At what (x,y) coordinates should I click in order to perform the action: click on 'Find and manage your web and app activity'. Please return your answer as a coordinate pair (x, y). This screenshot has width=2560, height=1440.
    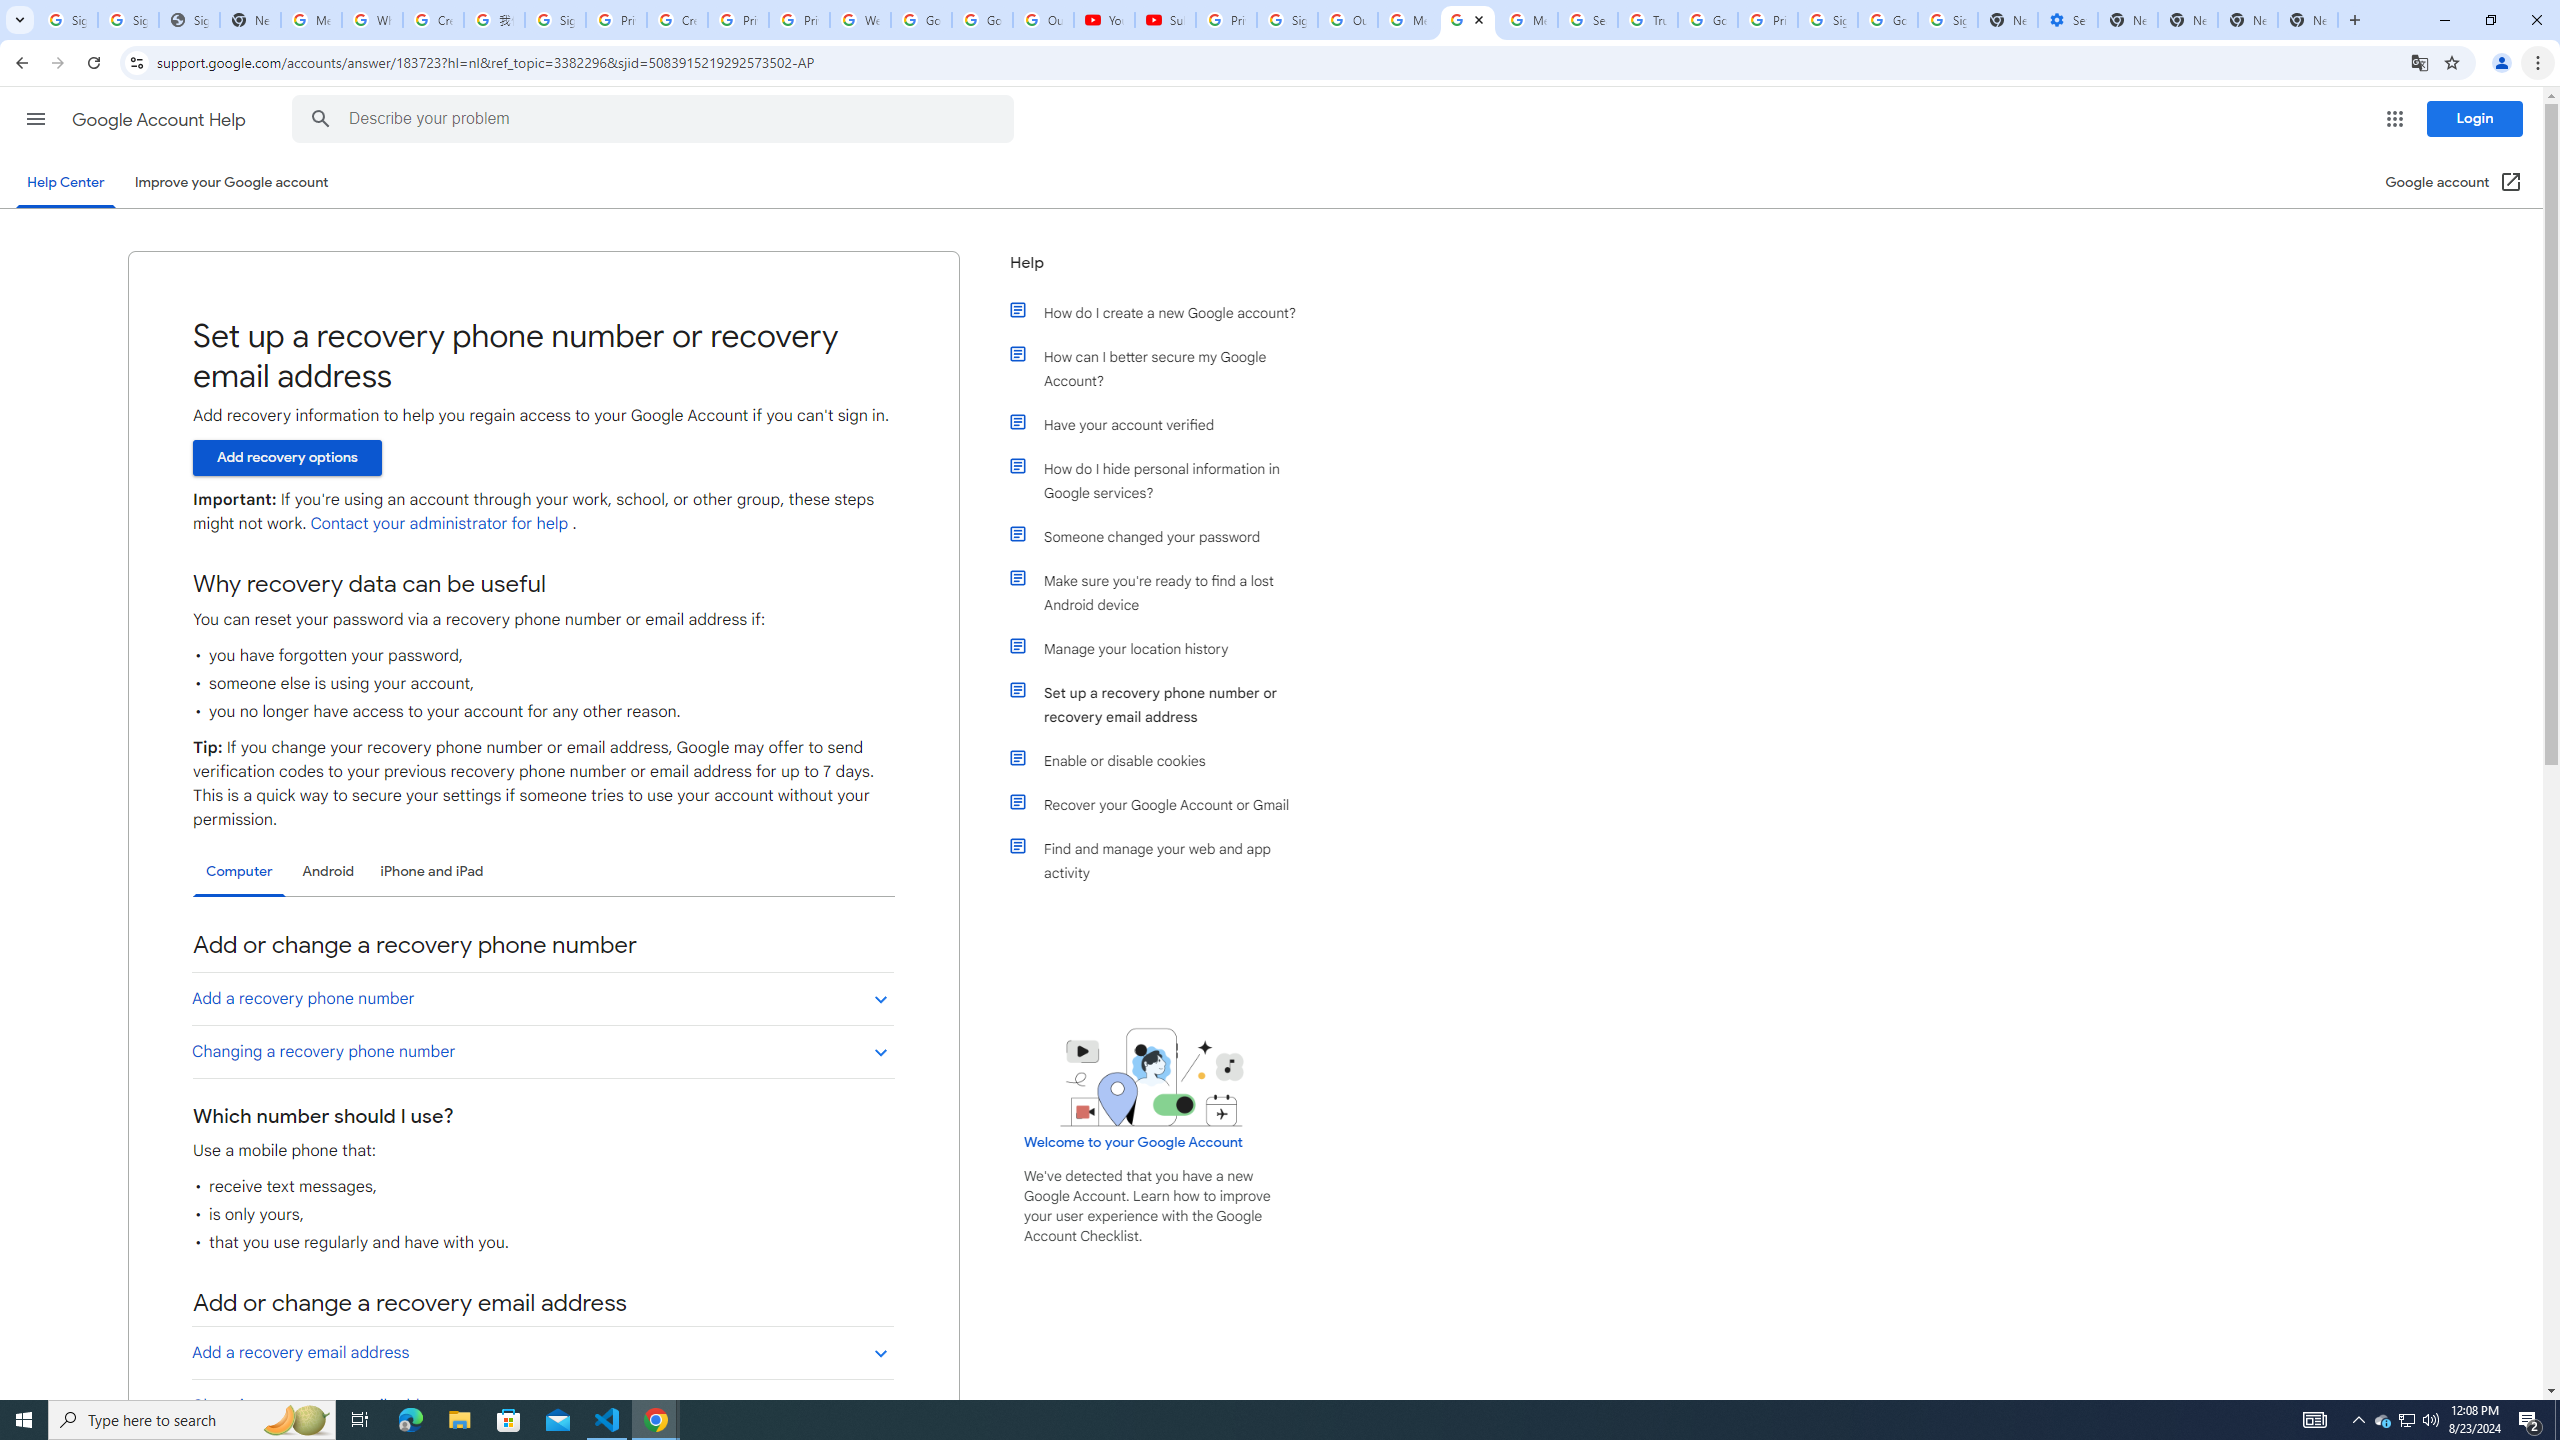
    Looking at the image, I should click on (1162, 861).